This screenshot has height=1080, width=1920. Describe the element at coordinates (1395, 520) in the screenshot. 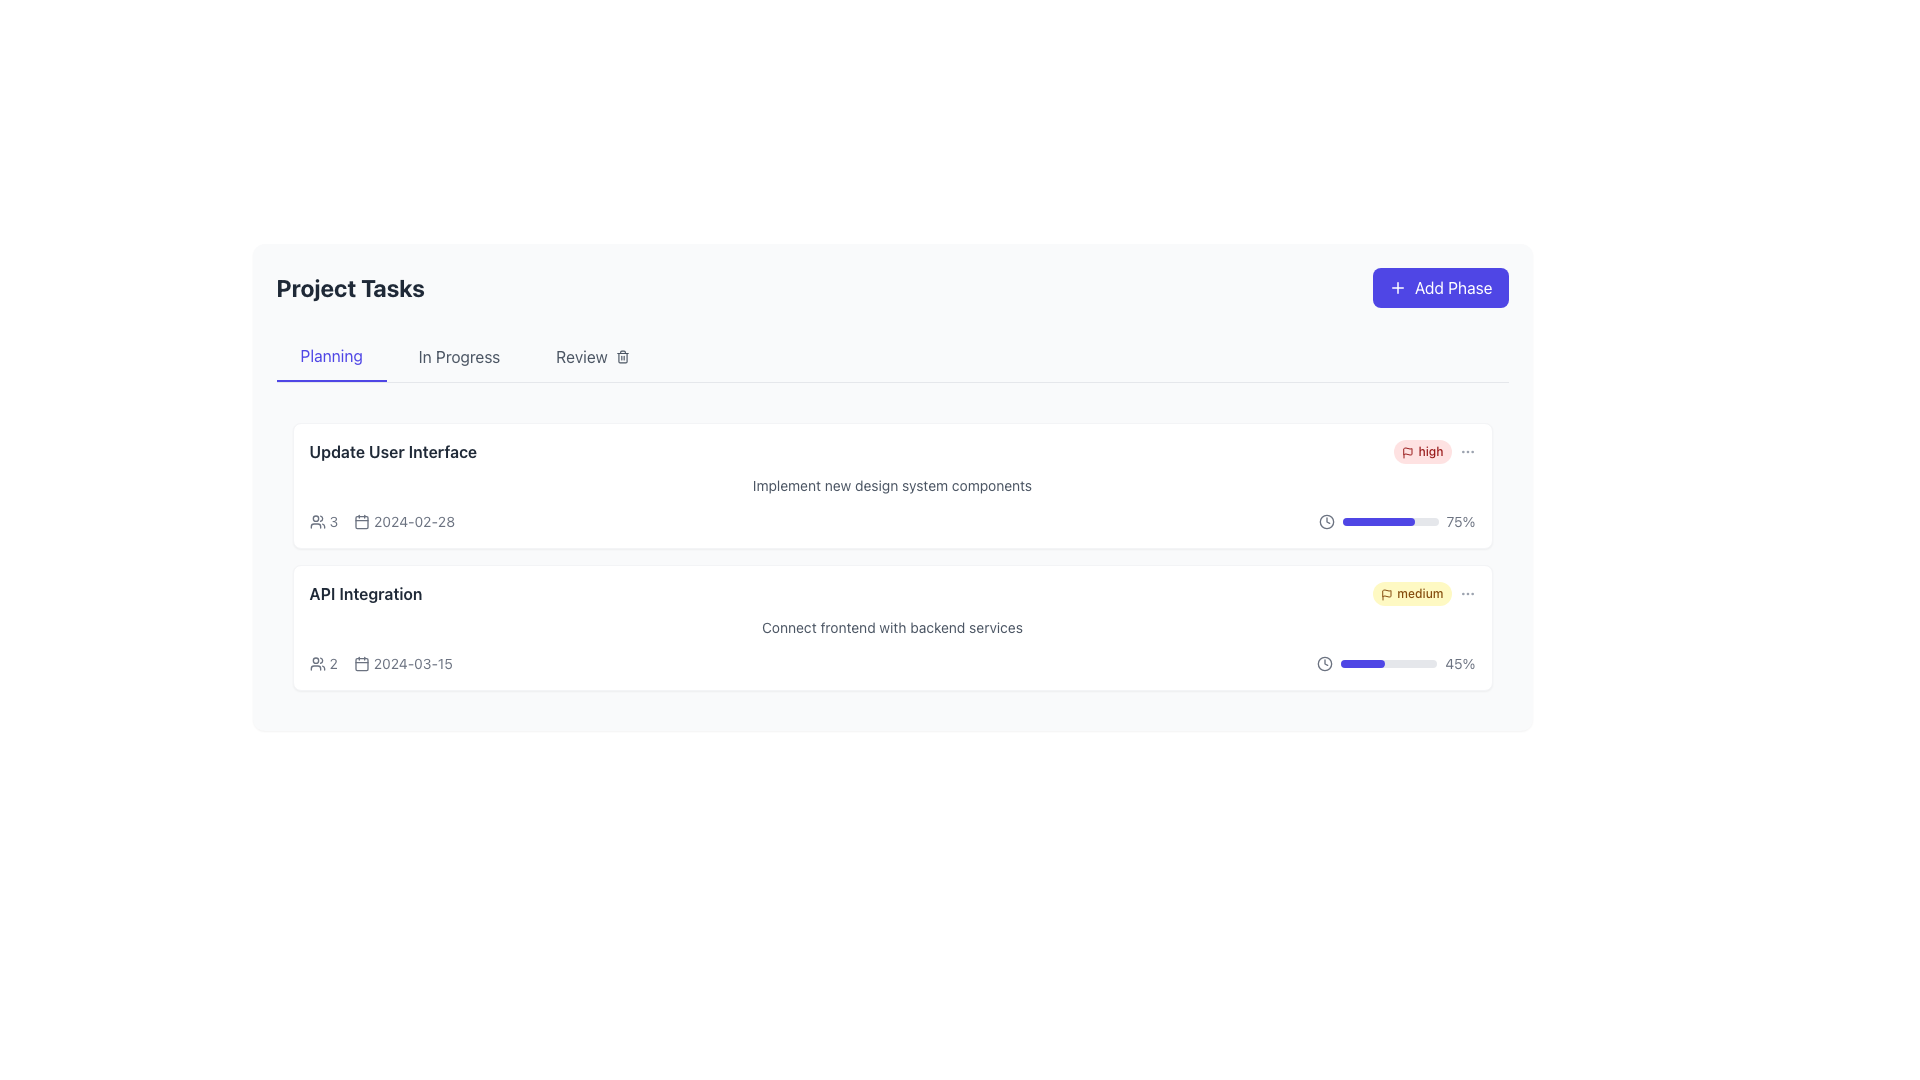

I see `the progress bar with a percentage label located in the 'Update User Interface' task entry in the 'Planning' section` at that location.